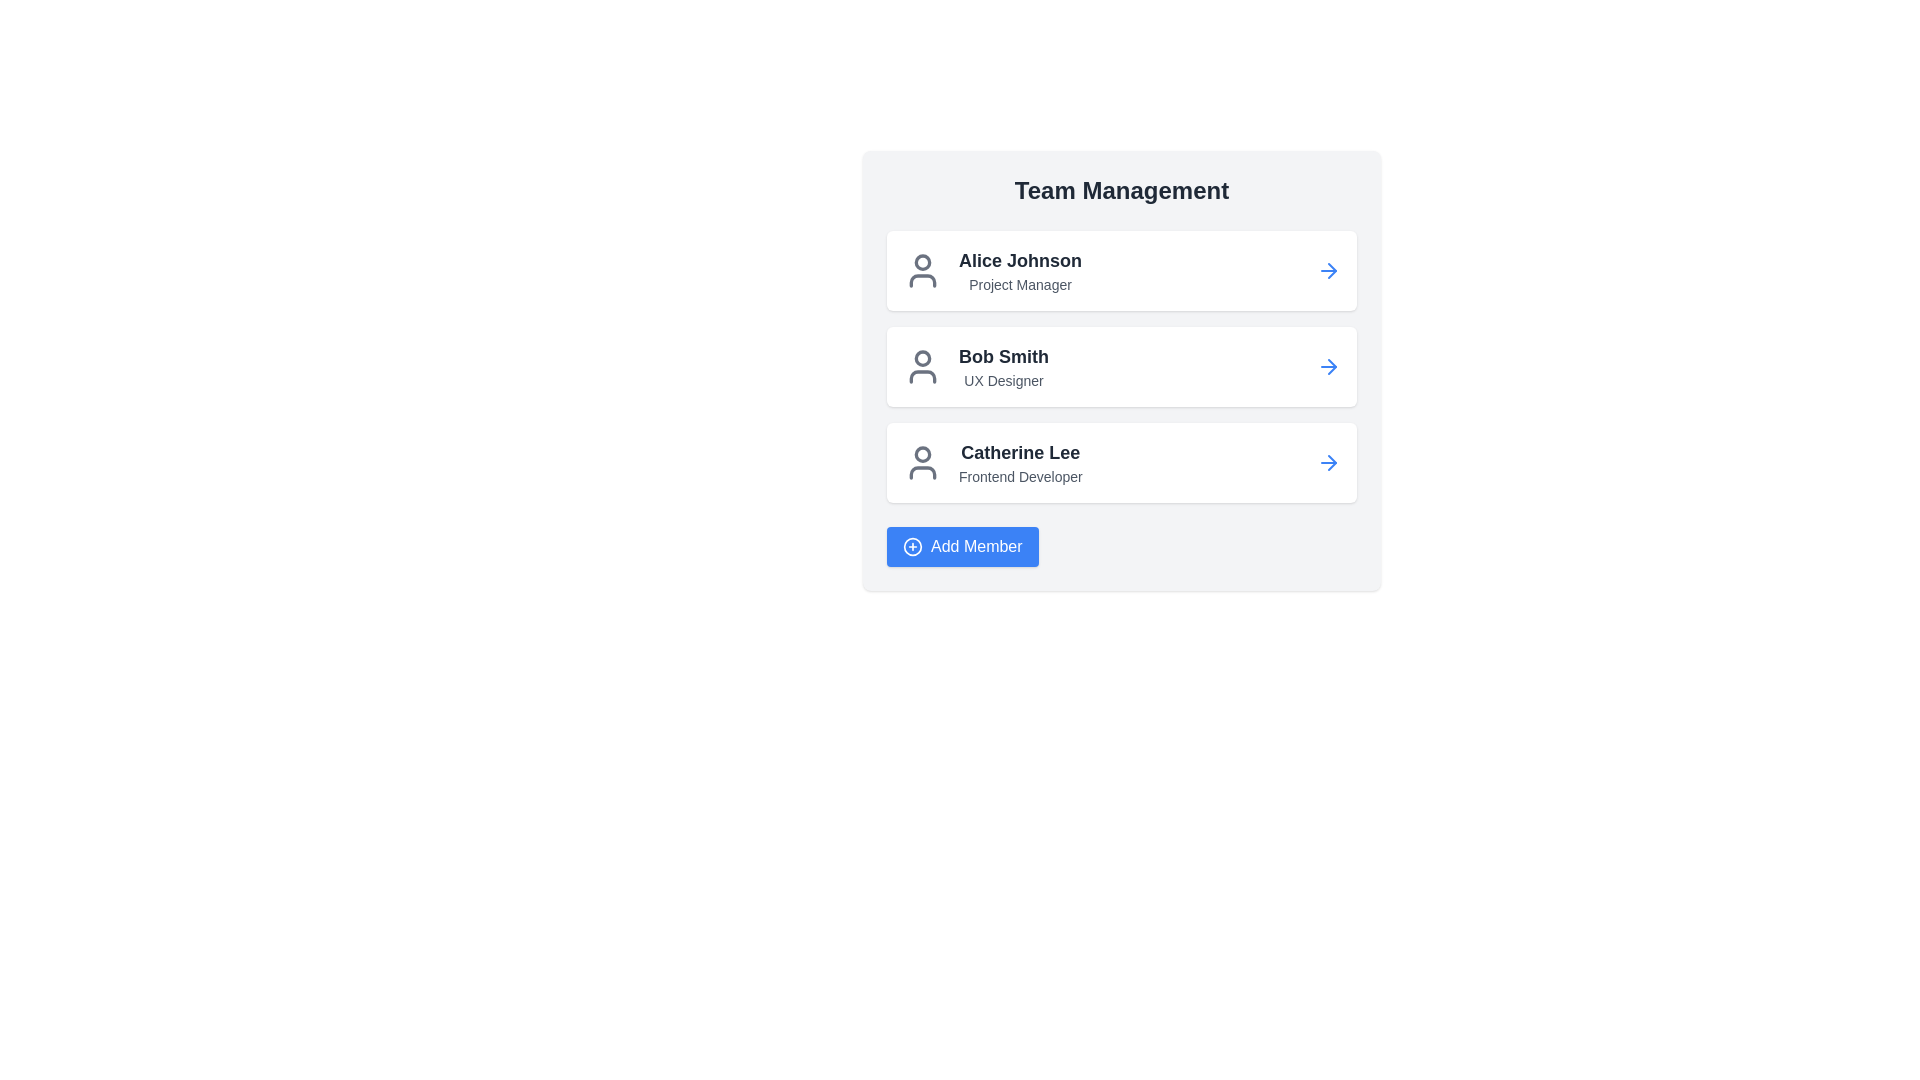 Image resolution: width=1920 pixels, height=1080 pixels. Describe the element at coordinates (1020, 260) in the screenshot. I see `the text label displaying the team member's name, located at the top of the first card in a vertical list, above the subtitle 'Project Manager'` at that location.